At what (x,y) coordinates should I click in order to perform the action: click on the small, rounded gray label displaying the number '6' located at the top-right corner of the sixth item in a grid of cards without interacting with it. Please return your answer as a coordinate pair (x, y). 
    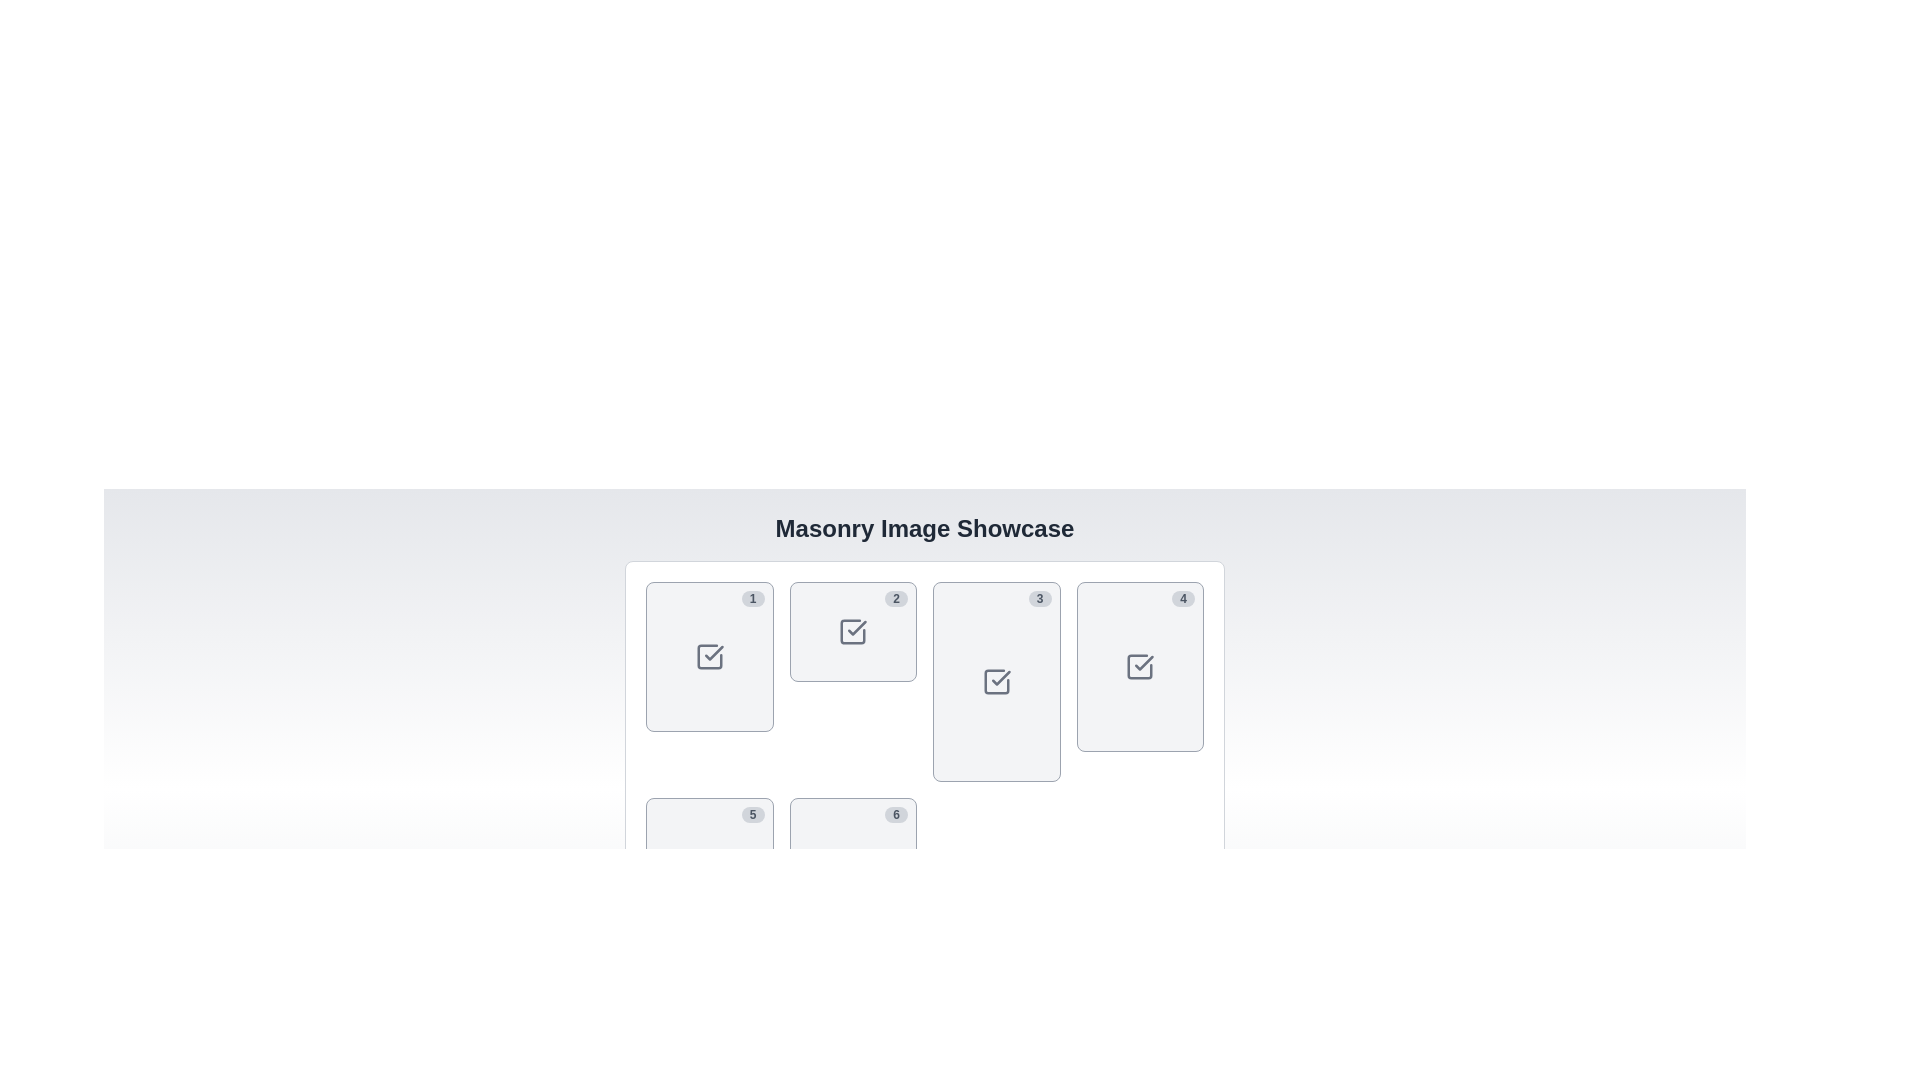
    Looking at the image, I should click on (895, 814).